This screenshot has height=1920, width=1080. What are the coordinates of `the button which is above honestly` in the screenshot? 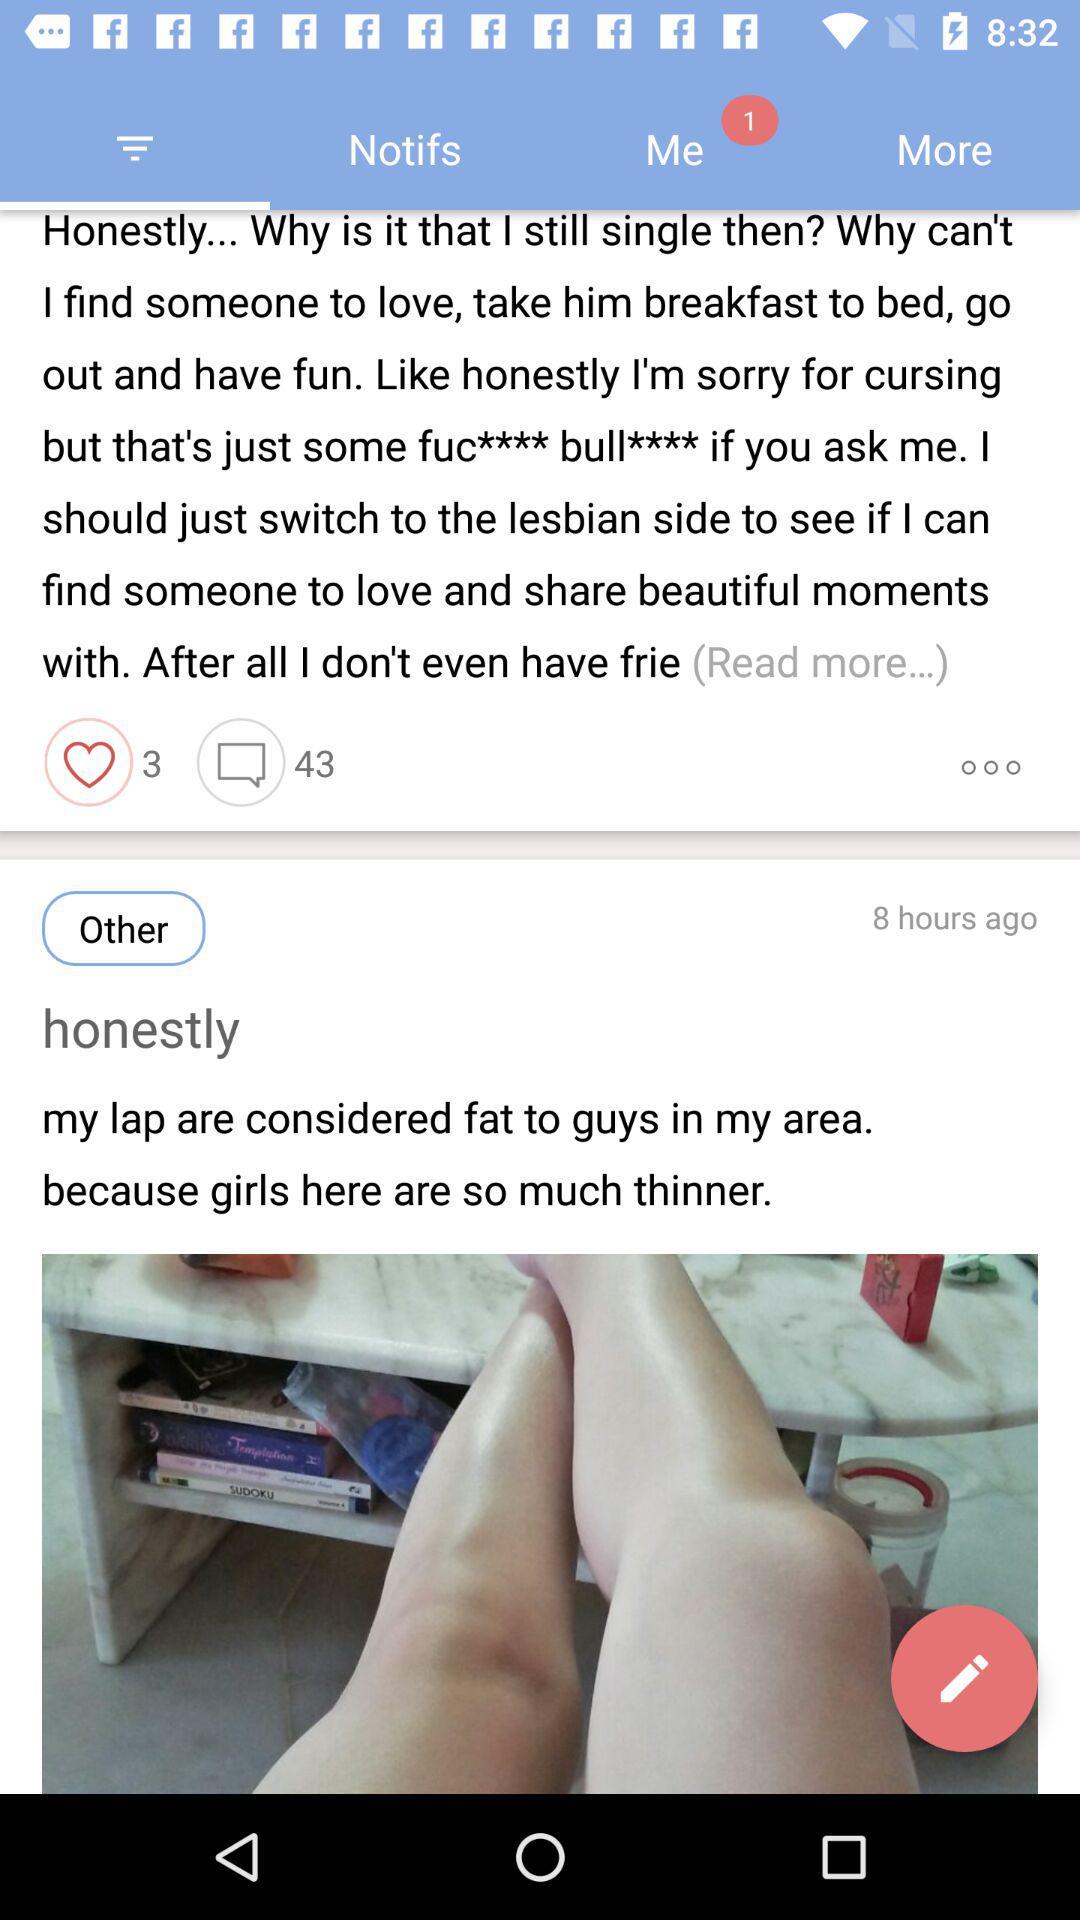 It's located at (123, 927).